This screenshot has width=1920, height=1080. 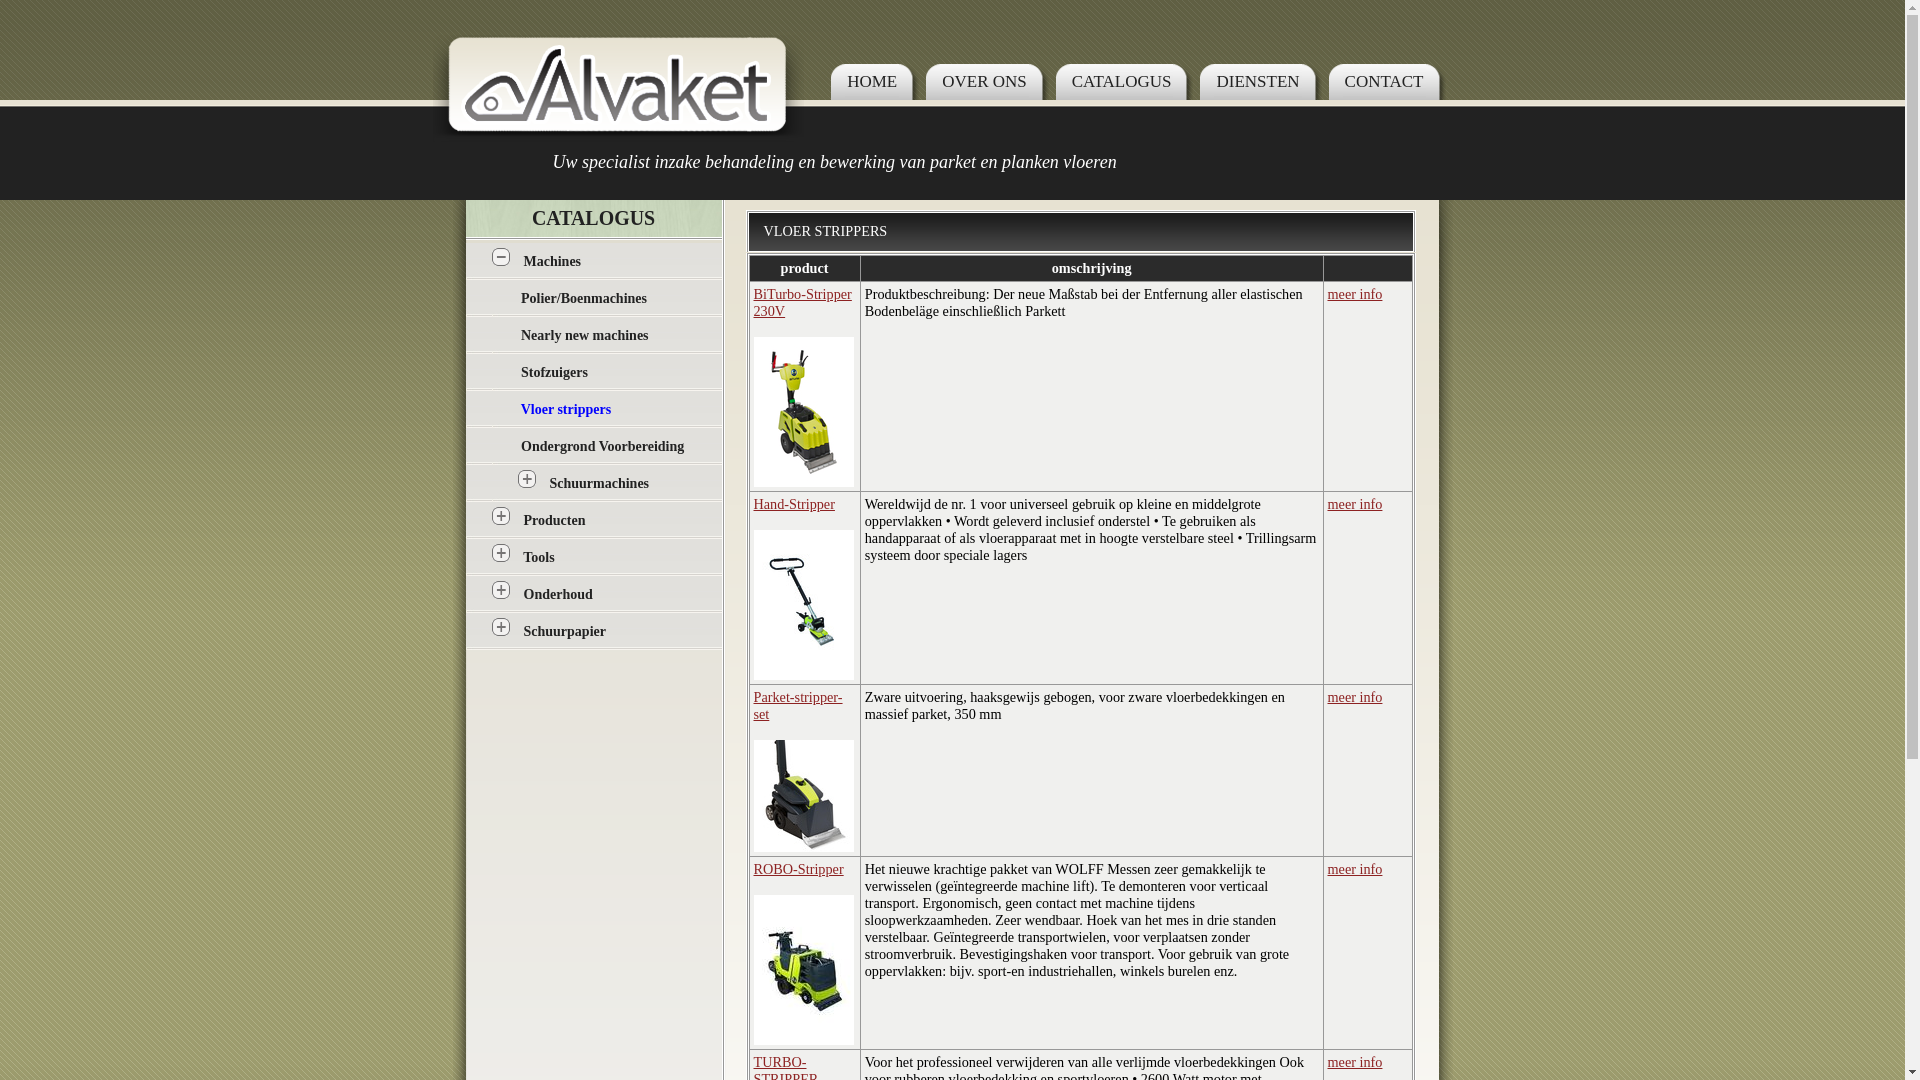 I want to click on 'Nearly new machines', so click(x=584, y=334).